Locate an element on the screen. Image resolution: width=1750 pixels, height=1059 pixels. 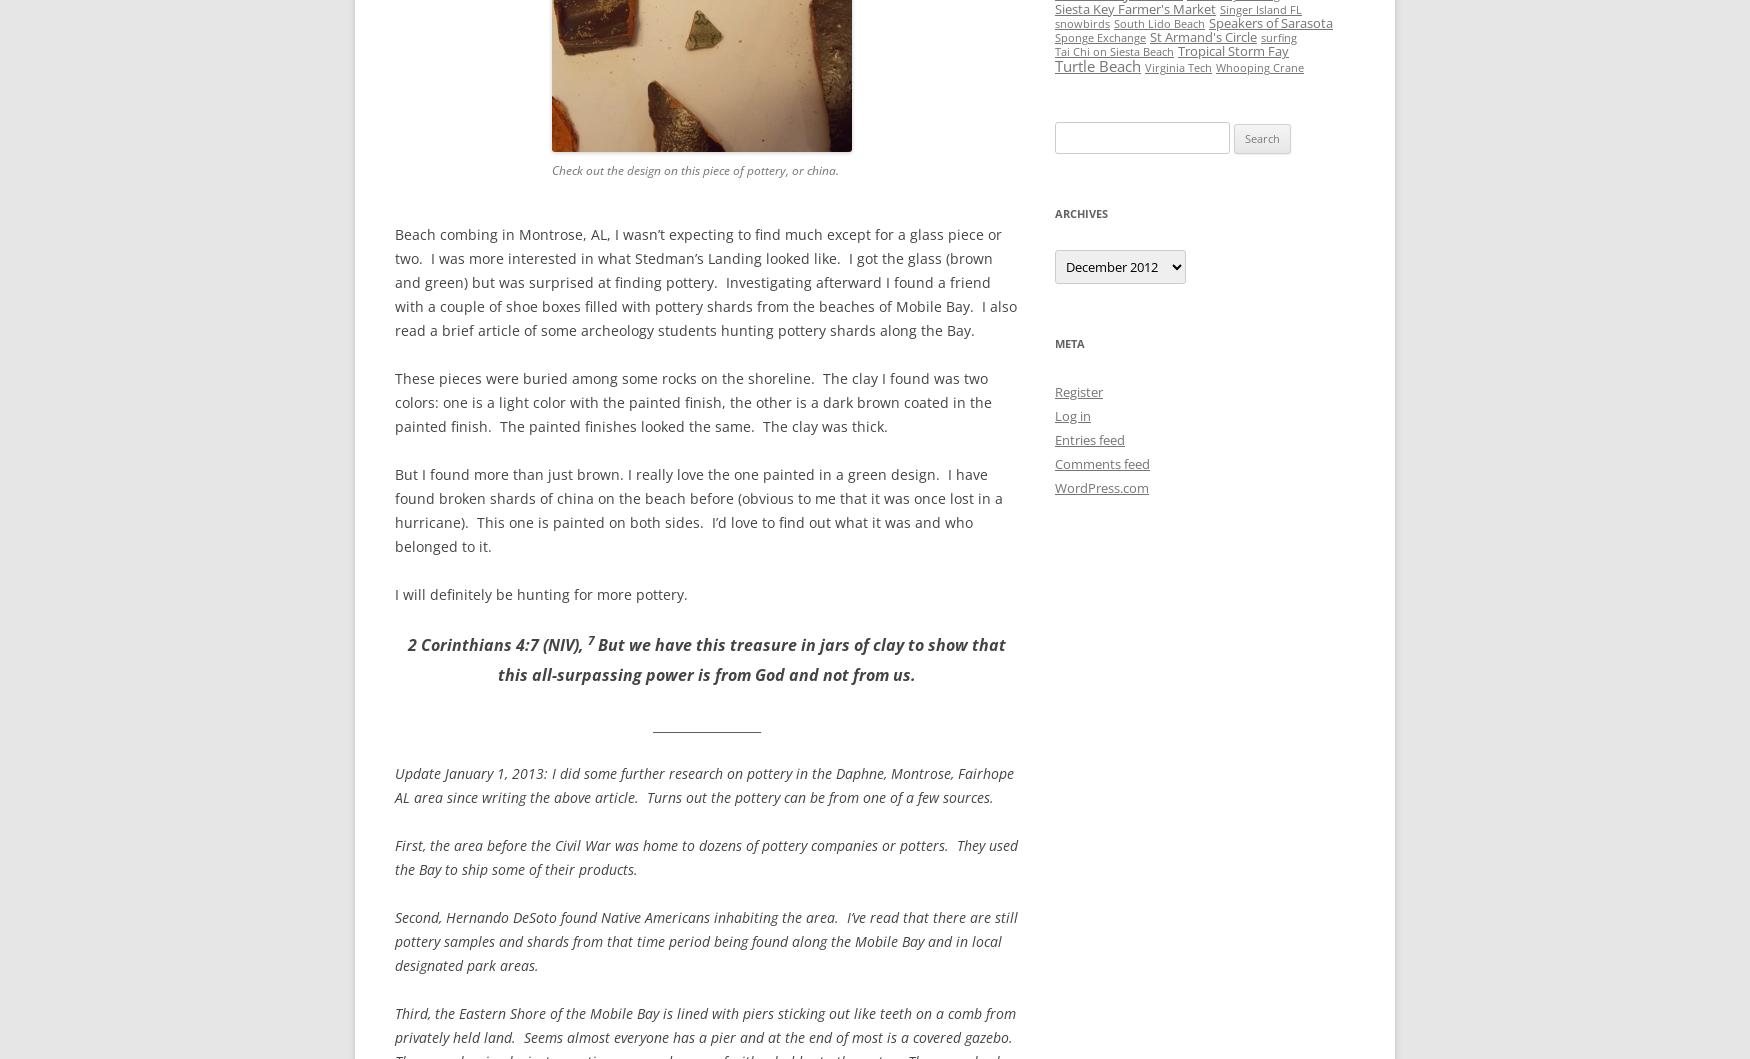
'Log in' is located at coordinates (1054, 414).